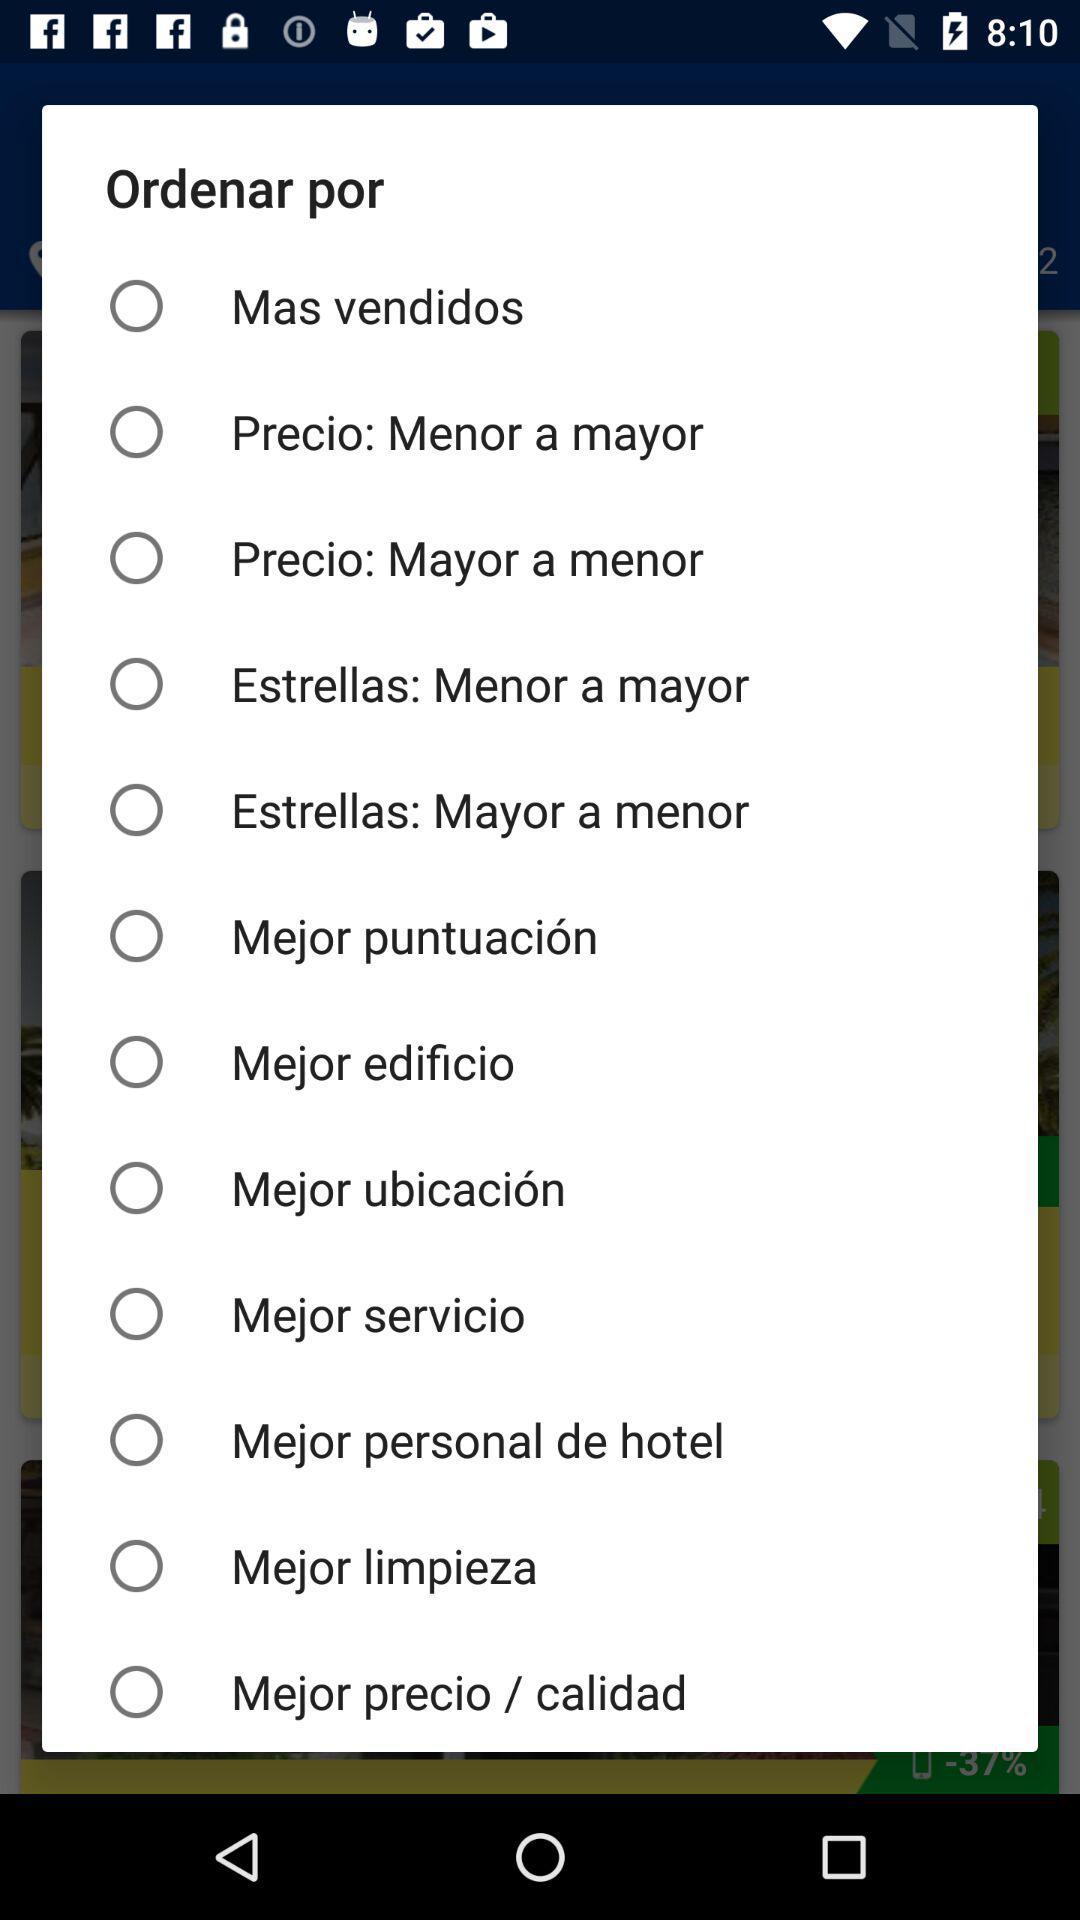 The height and width of the screenshot is (1920, 1080). I want to click on the item above mejor limpieza, so click(540, 1440).